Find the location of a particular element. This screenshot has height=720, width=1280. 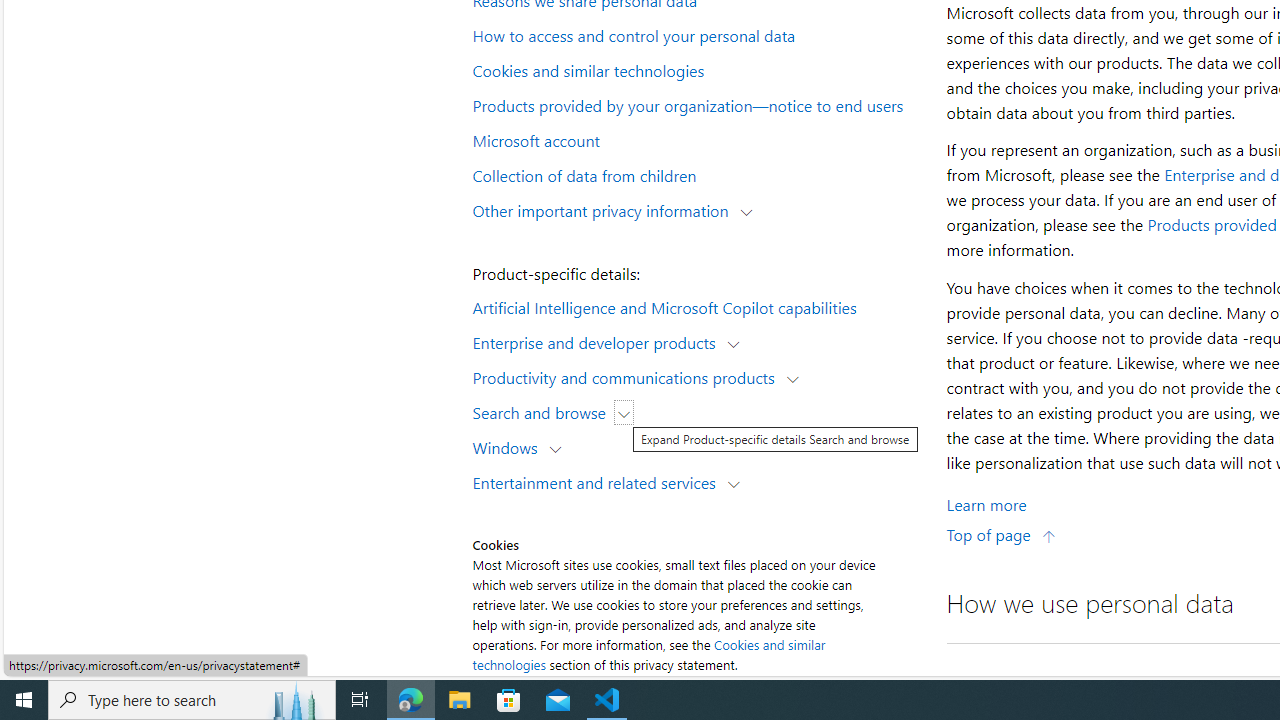

'Collection of data from children' is located at coordinates (696, 173).